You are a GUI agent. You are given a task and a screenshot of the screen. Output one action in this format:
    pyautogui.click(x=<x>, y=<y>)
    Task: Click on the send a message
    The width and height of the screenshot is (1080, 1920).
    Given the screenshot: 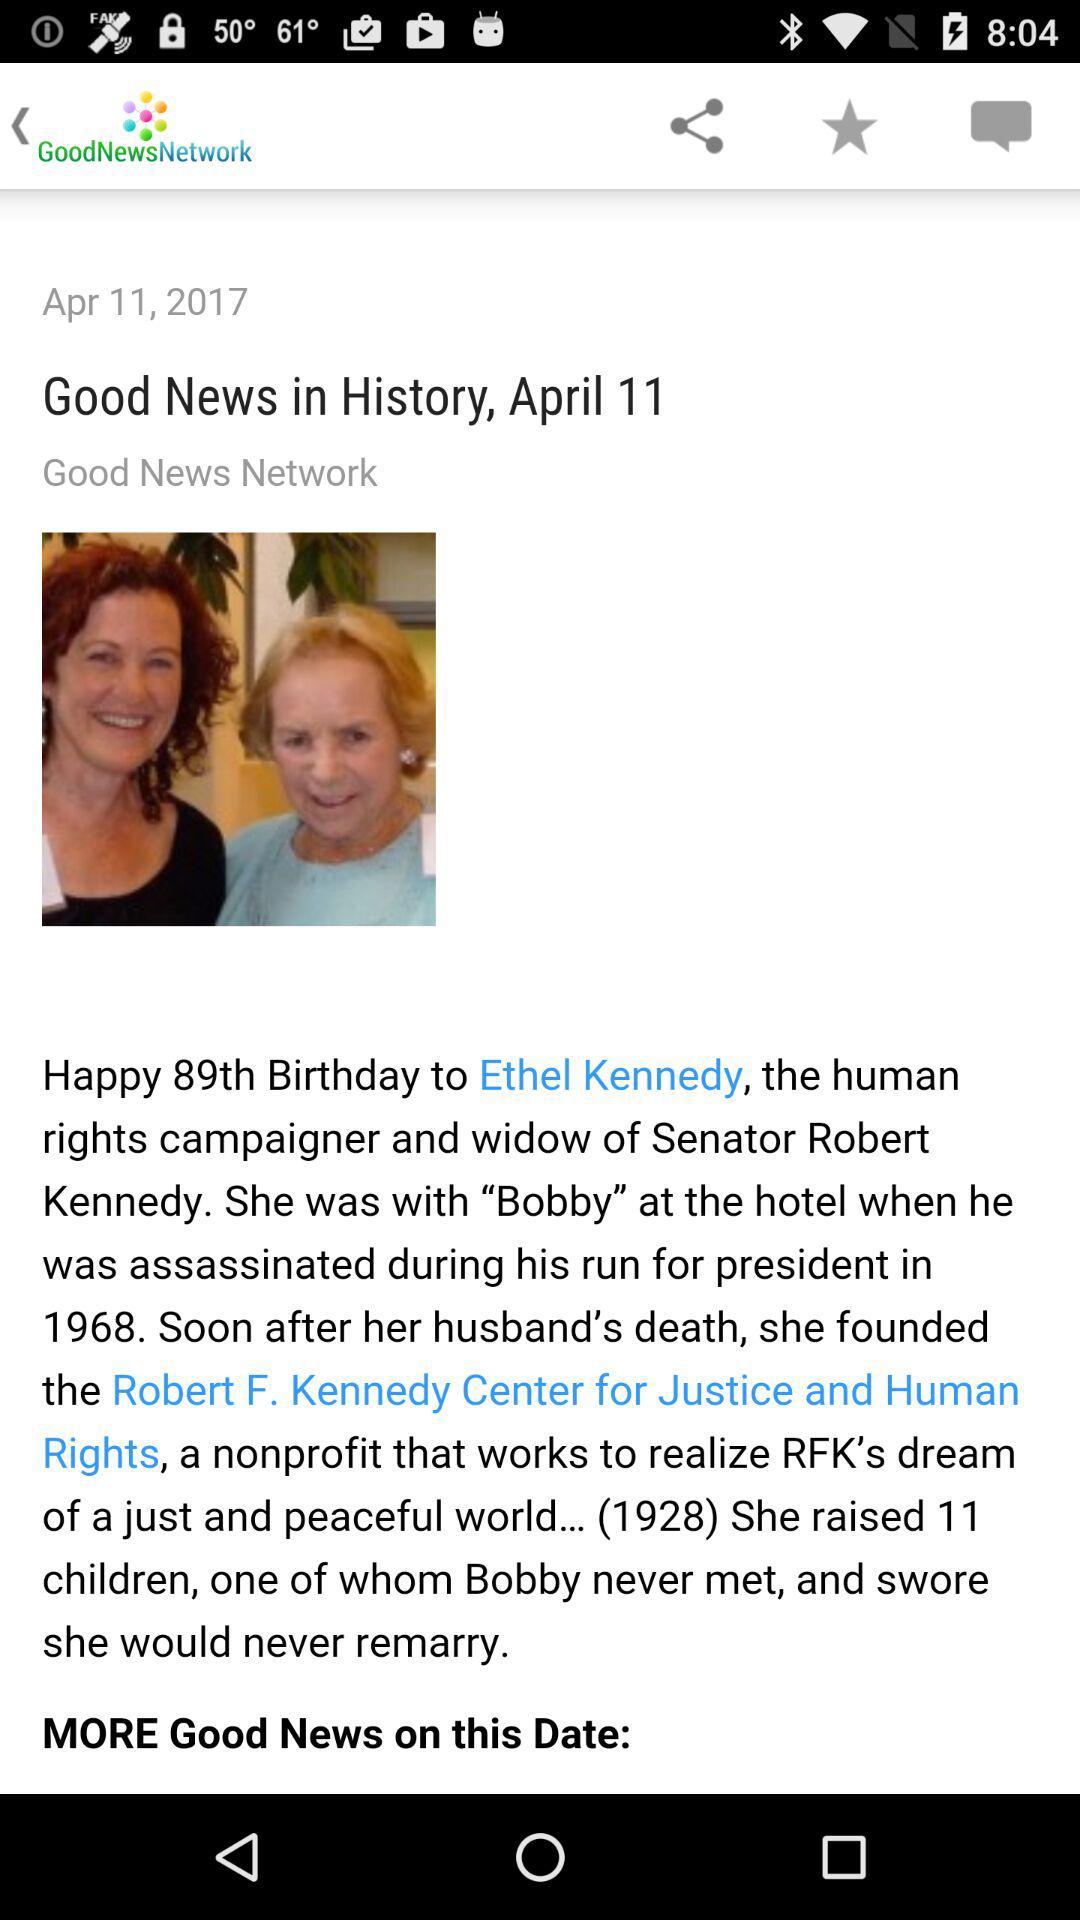 What is the action you would take?
    pyautogui.click(x=1000, y=124)
    